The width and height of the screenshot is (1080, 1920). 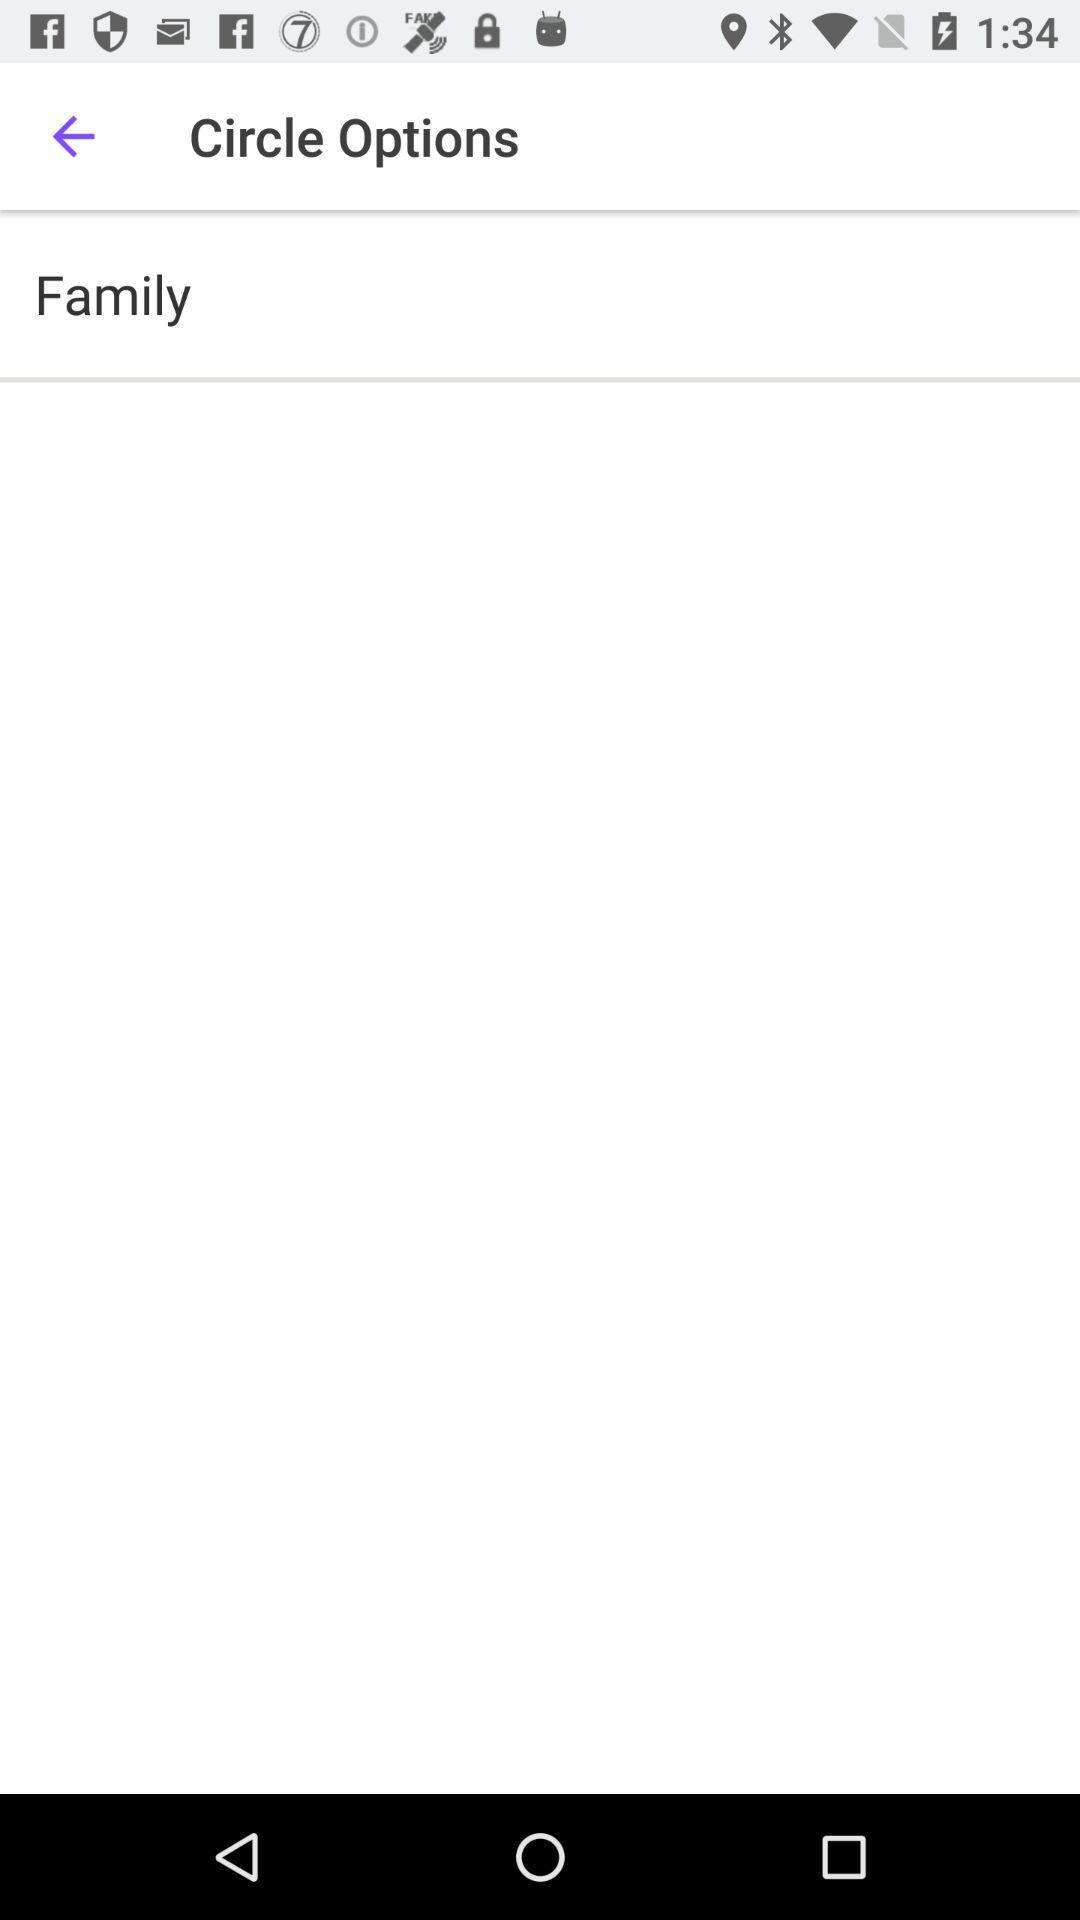 What do you see at coordinates (72, 135) in the screenshot?
I see `icon to the left of circle options icon` at bounding box center [72, 135].